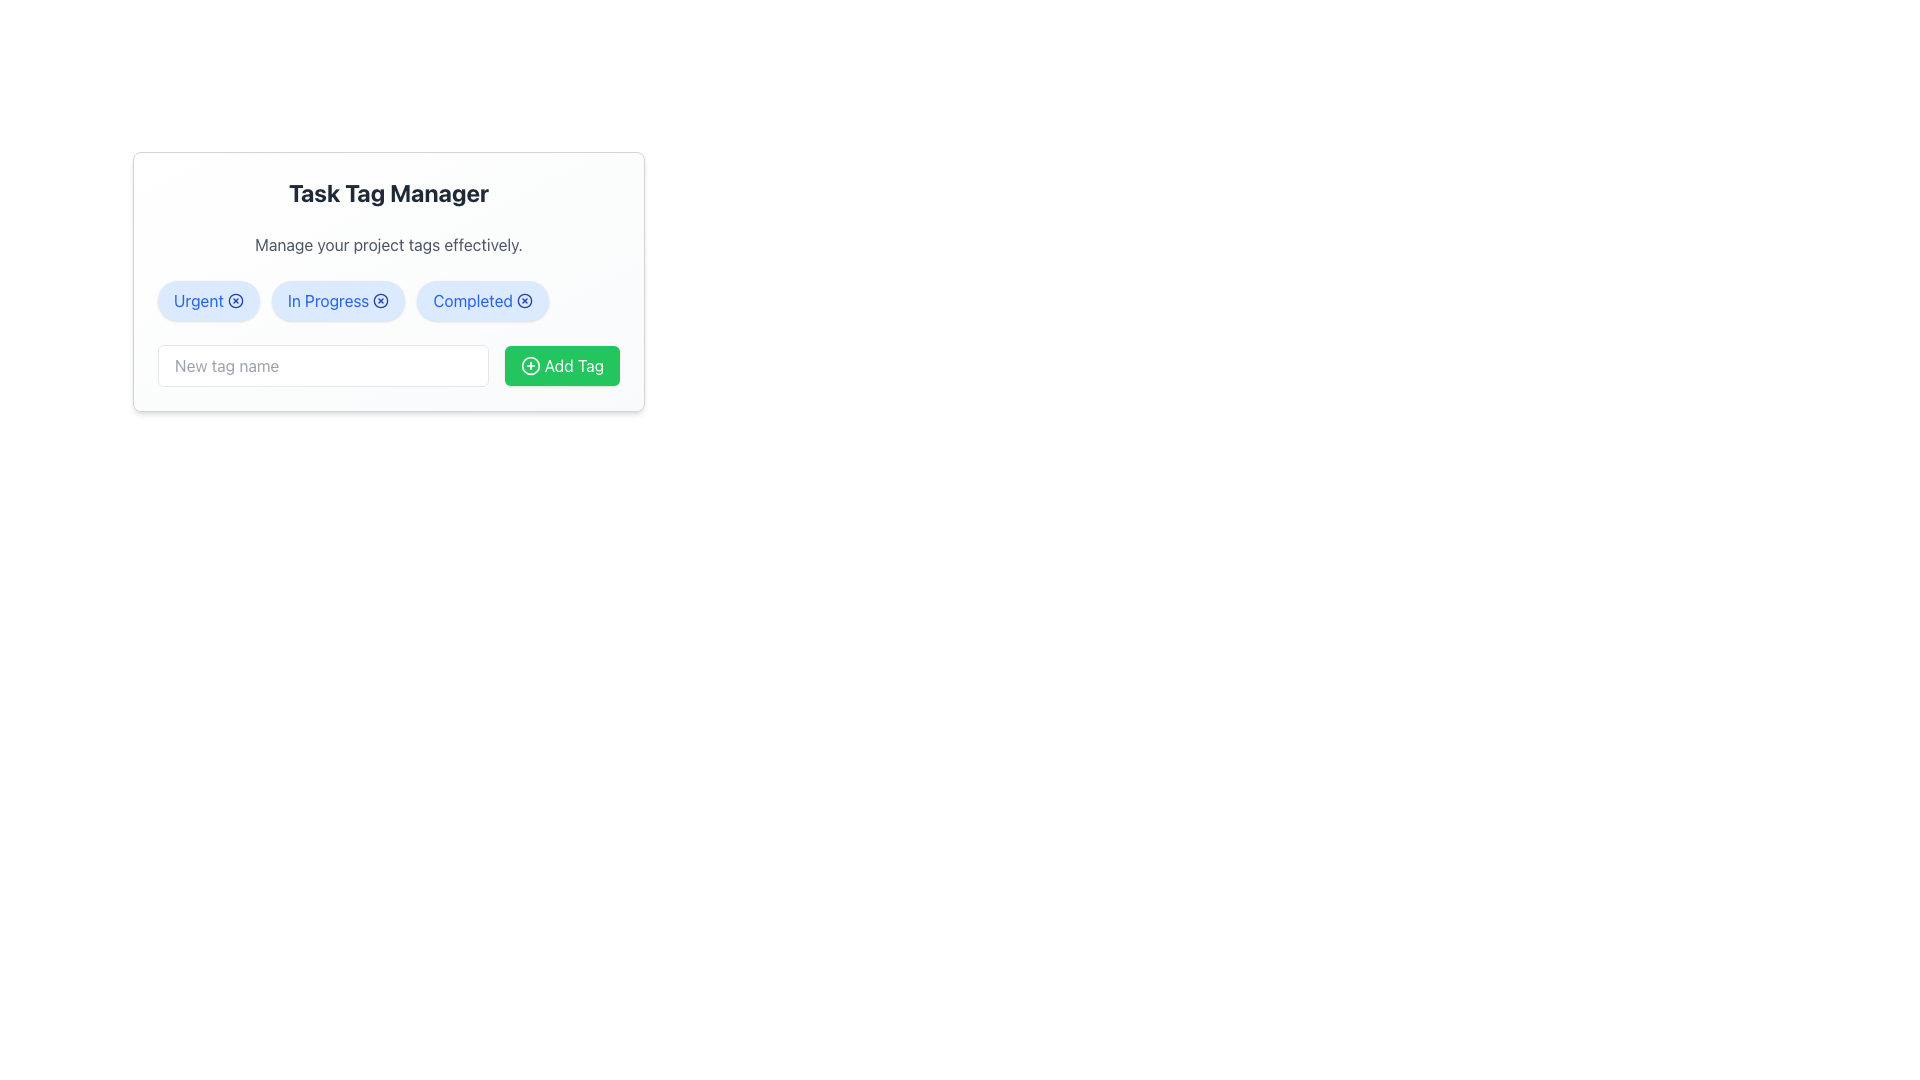  What do you see at coordinates (235, 300) in the screenshot?
I see `the SVG graphic (Circle) that represents the clickable area` at bounding box center [235, 300].